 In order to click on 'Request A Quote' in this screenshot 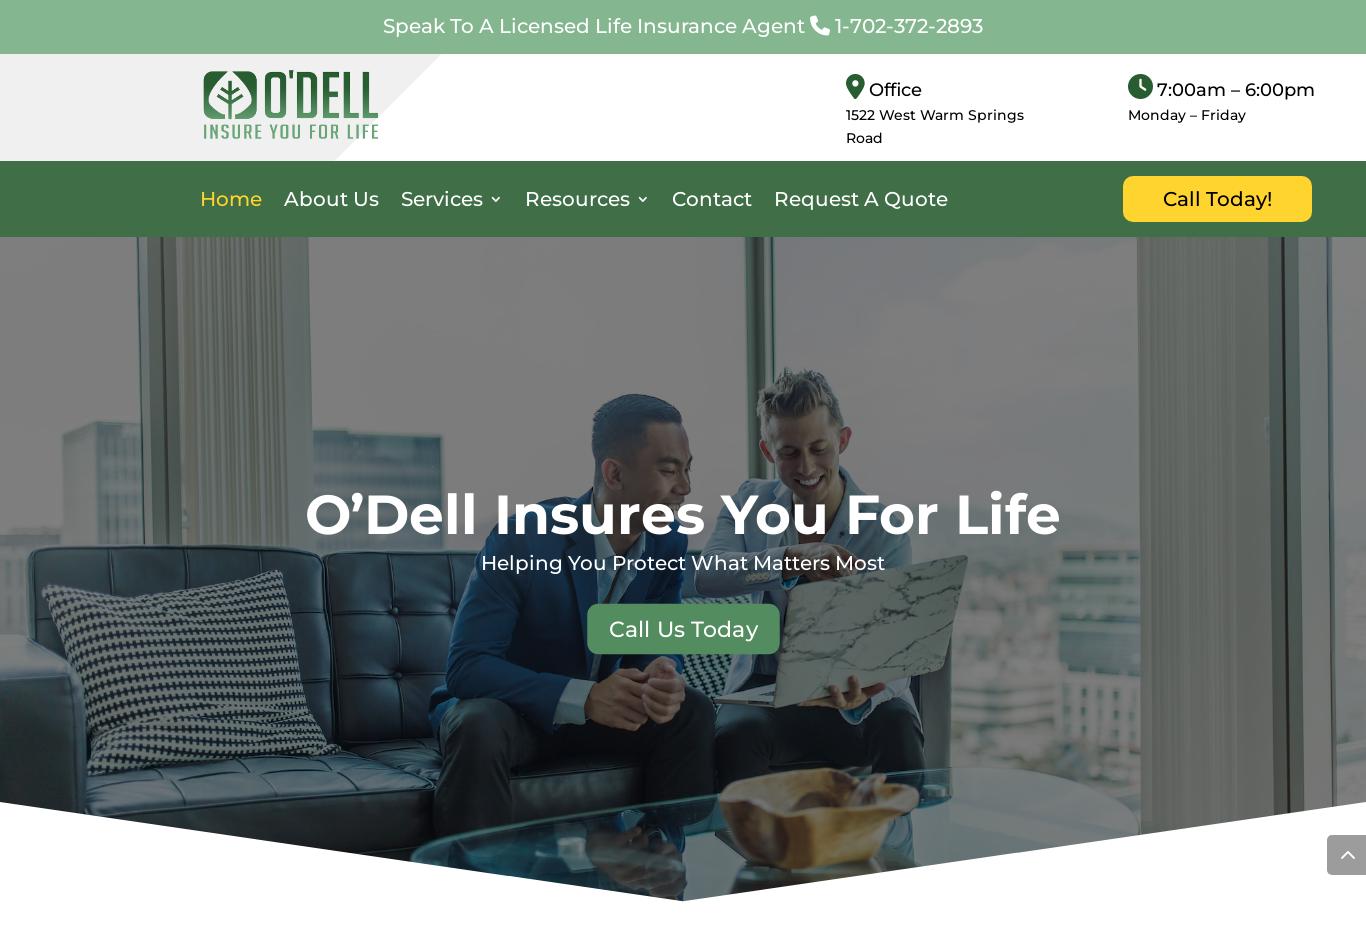, I will do `click(773, 198)`.